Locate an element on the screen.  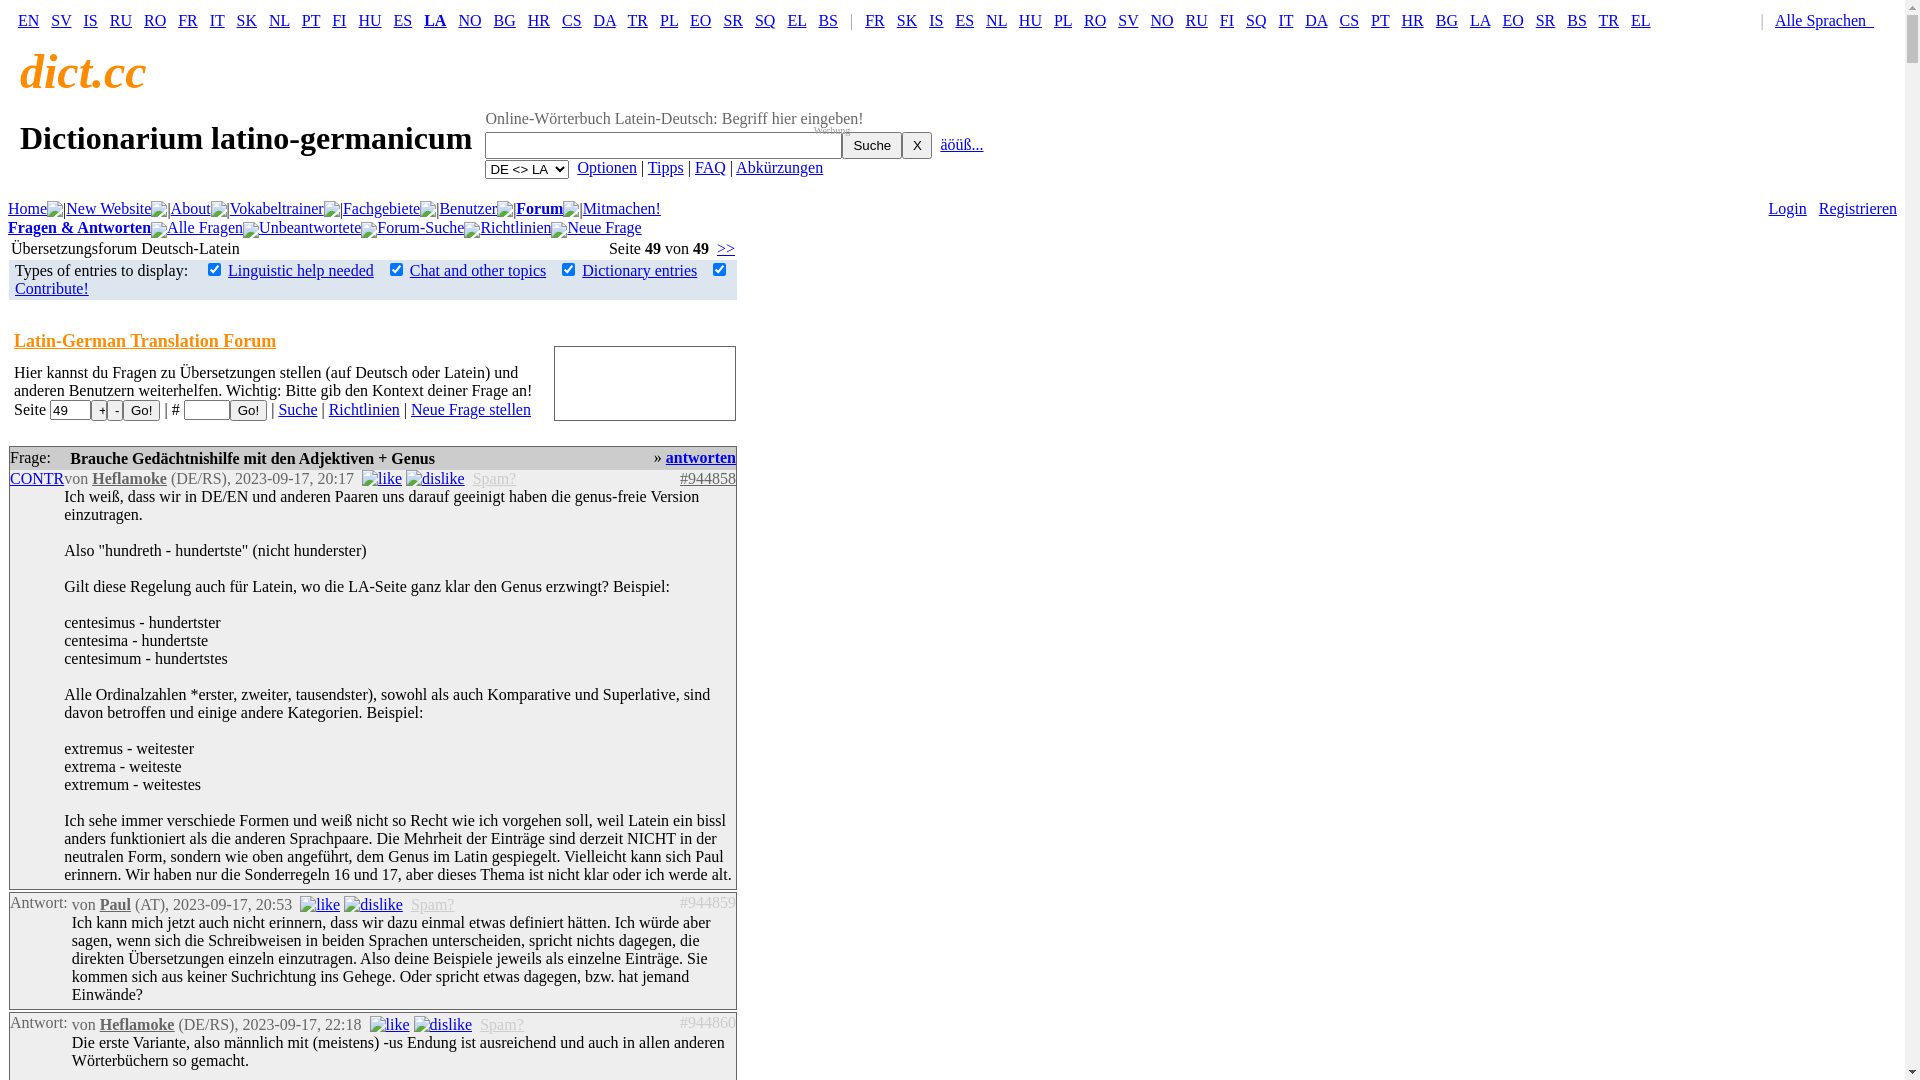
'Forum' is located at coordinates (515, 208).